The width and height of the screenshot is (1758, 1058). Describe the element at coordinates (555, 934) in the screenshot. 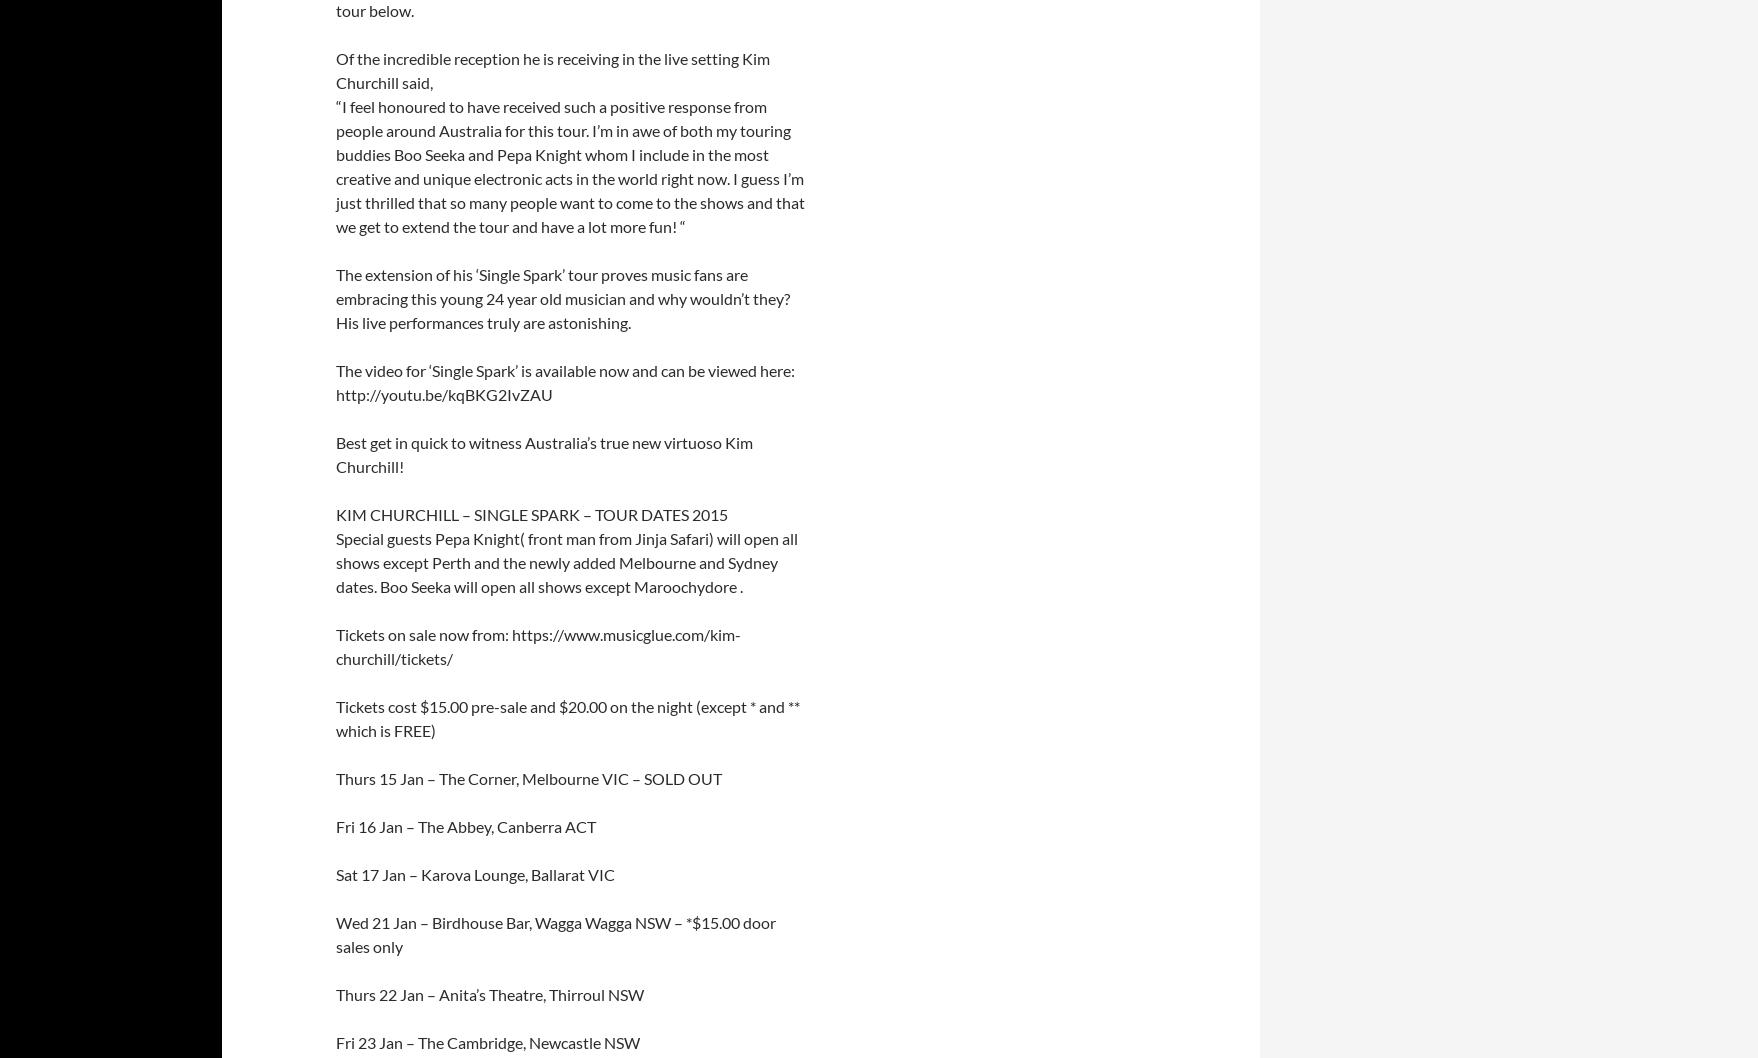

I see `'Wed 21 Jan – Birdhouse Bar, Wagga Wagga NSW – *$15.00 door sales only'` at that location.